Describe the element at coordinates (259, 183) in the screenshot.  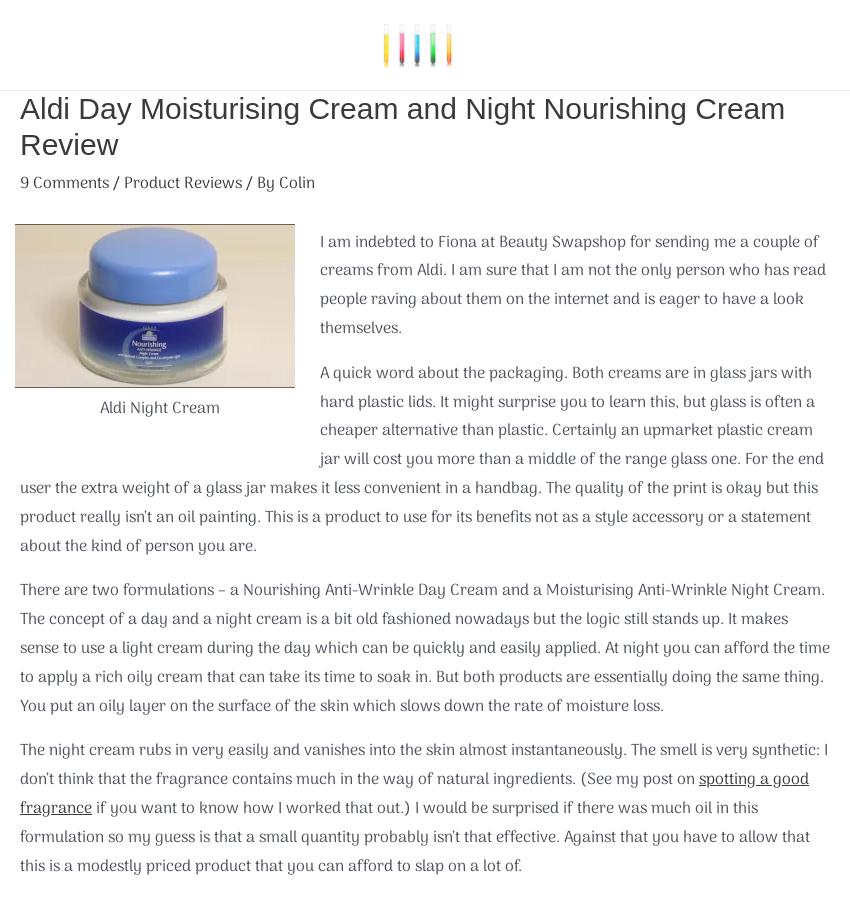
I see `'/ By'` at that location.